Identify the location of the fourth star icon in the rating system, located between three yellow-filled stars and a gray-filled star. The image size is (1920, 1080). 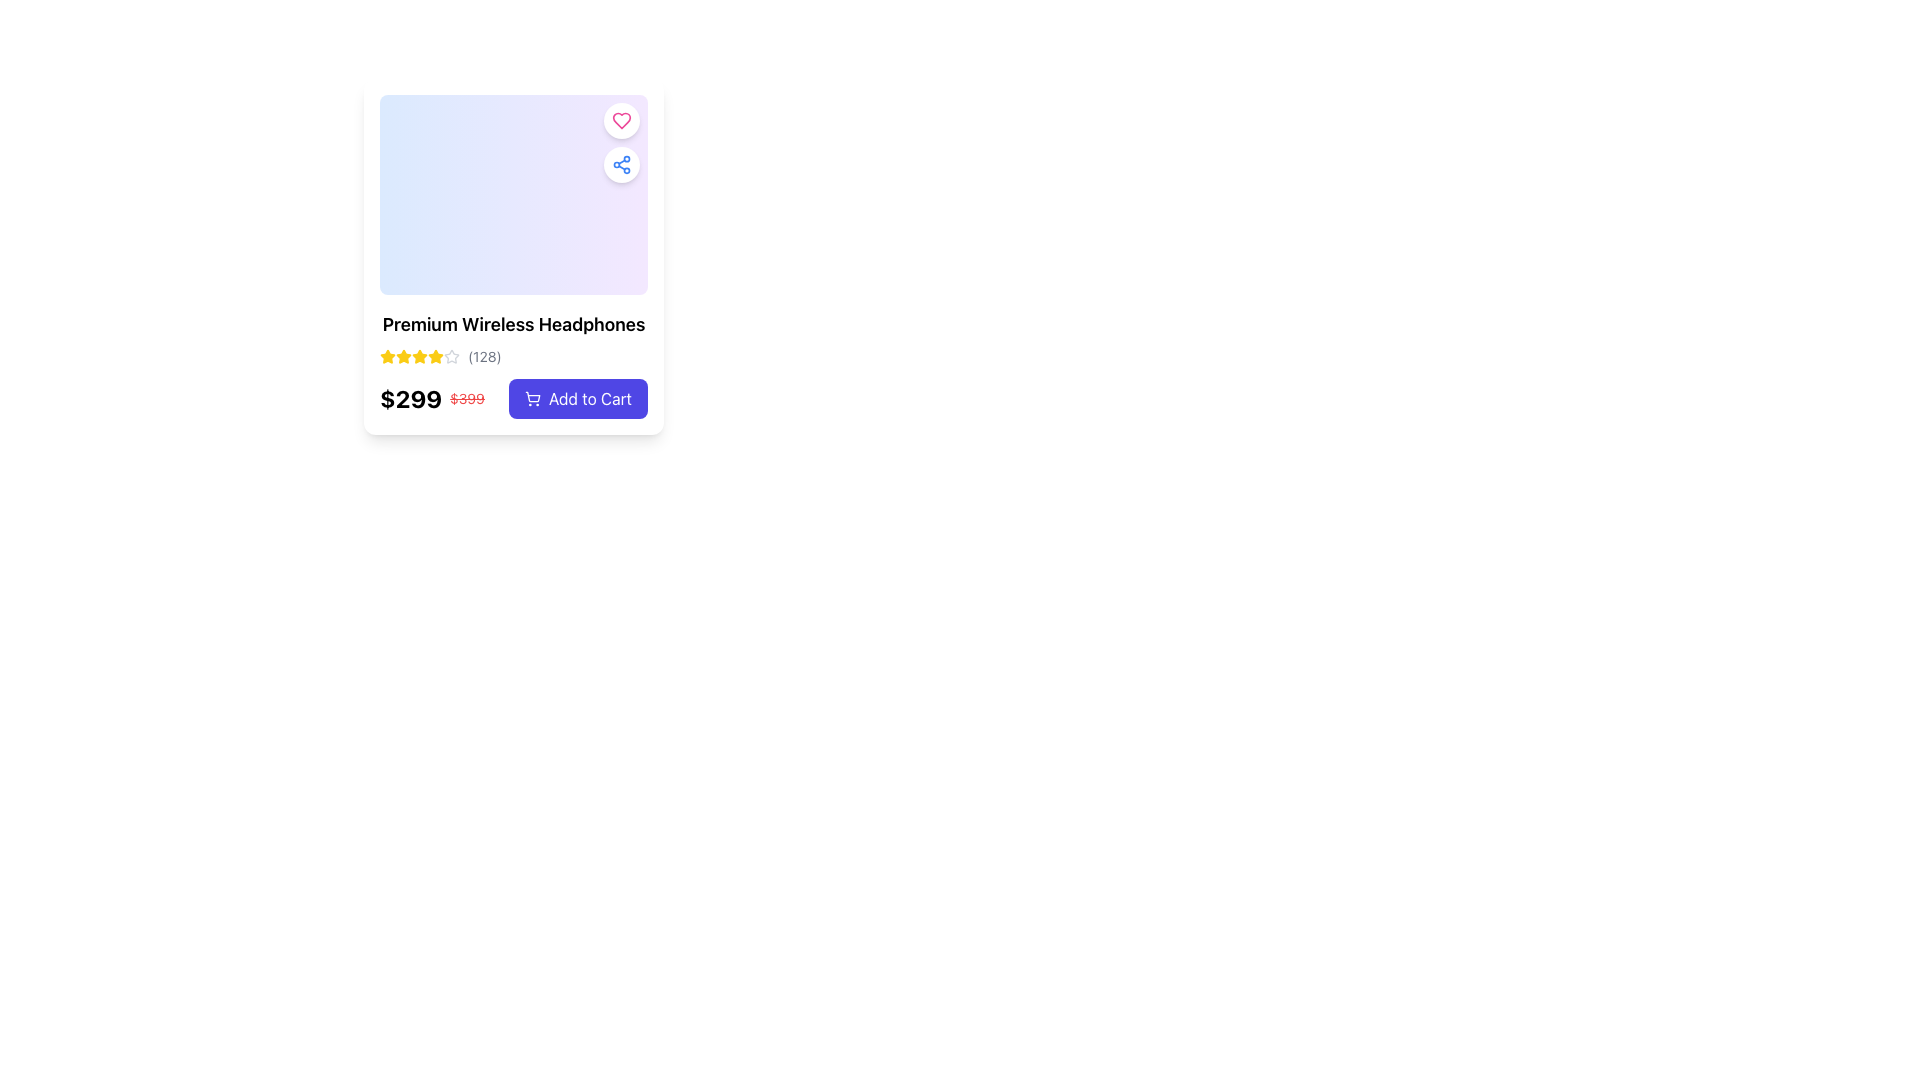
(419, 356).